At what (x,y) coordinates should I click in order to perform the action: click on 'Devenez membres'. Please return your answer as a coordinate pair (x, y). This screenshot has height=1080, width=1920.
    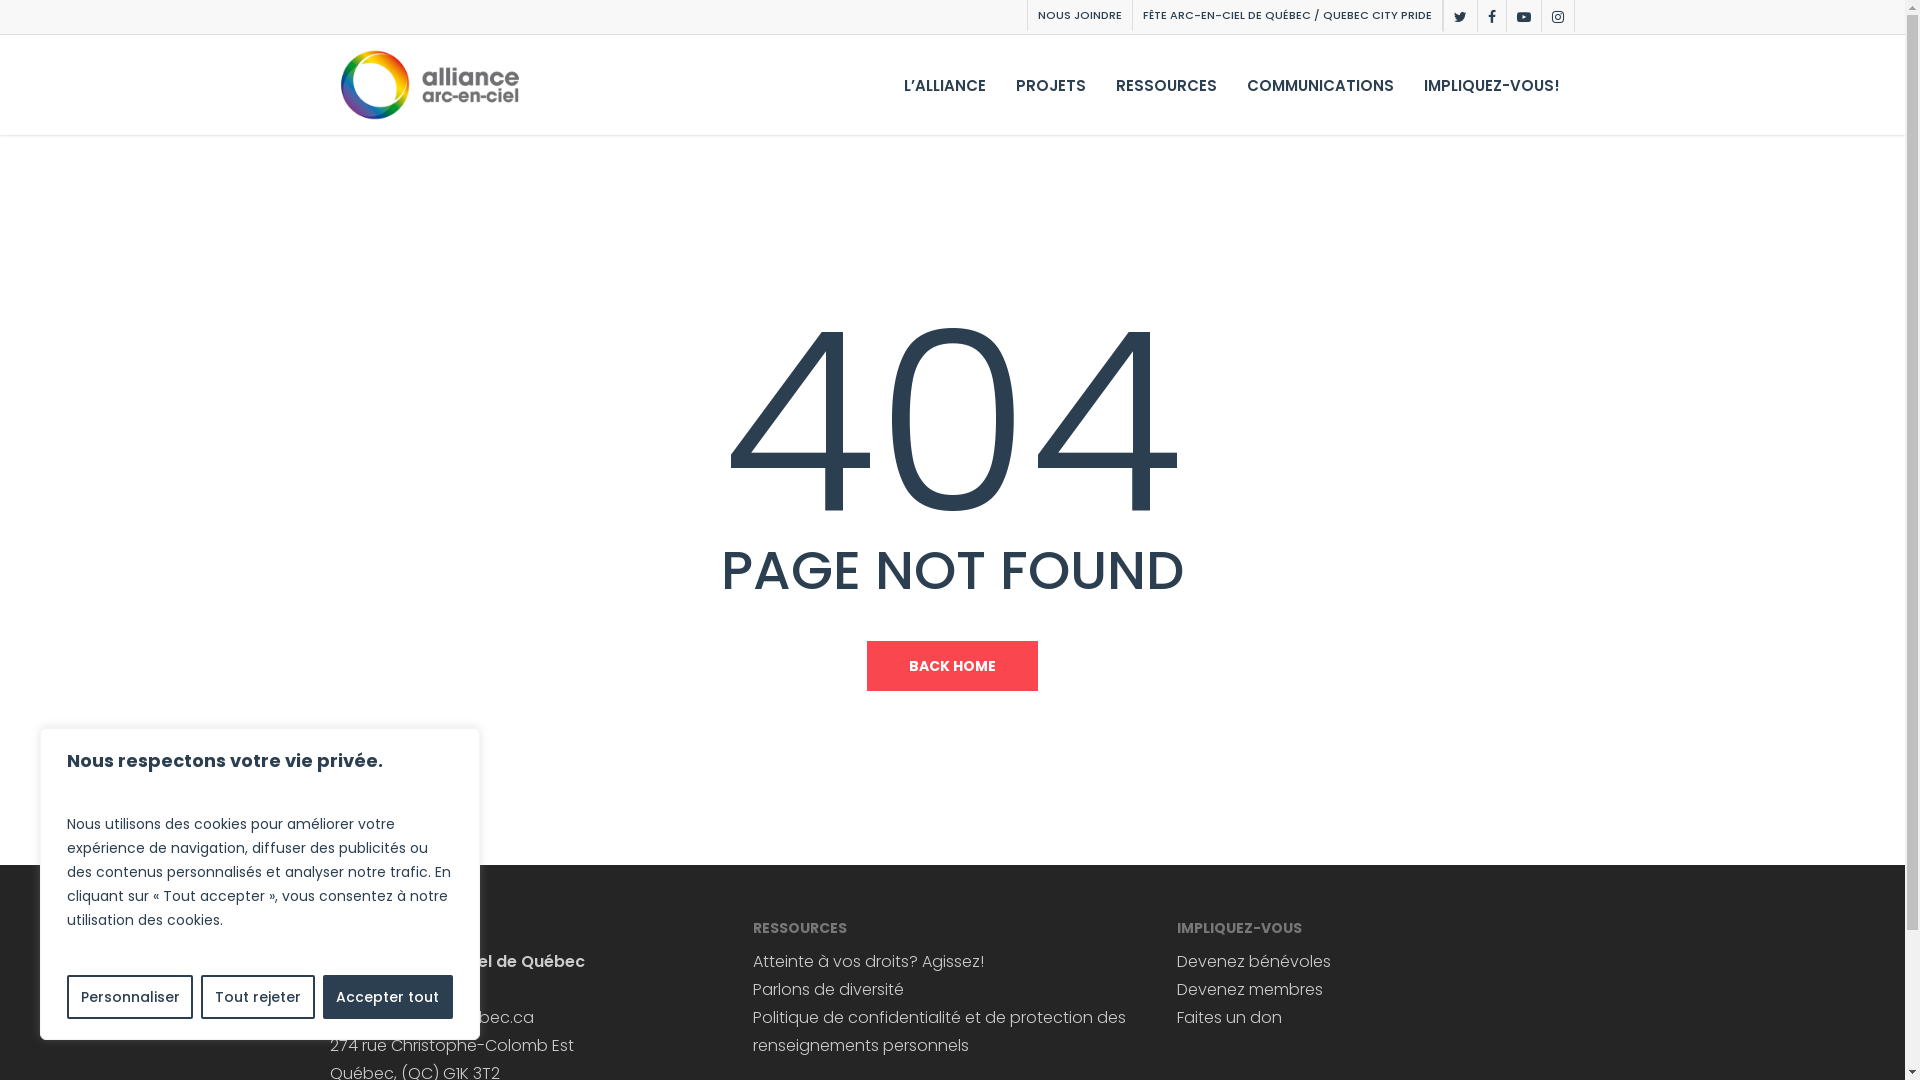
    Looking at the image, I should click on (1248, 988).